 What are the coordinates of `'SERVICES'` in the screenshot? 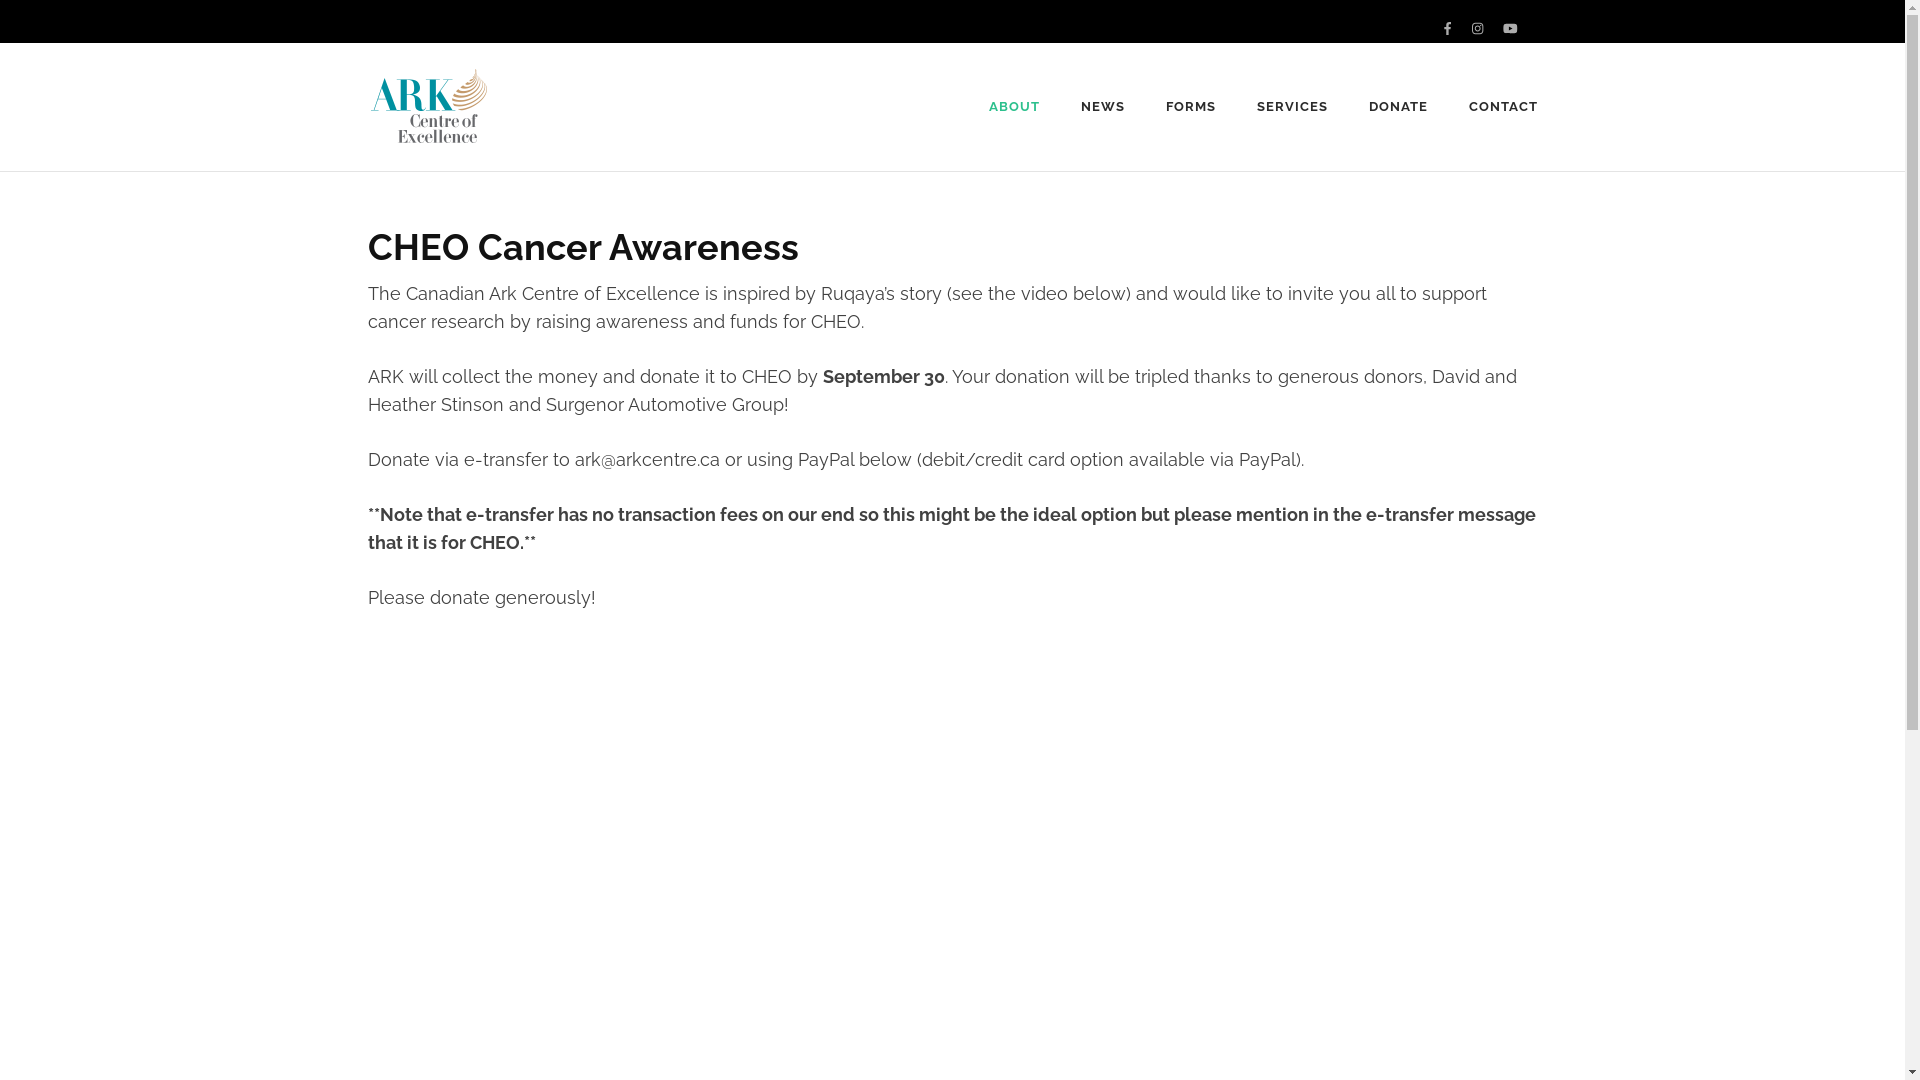 It's located at (1292, 107).